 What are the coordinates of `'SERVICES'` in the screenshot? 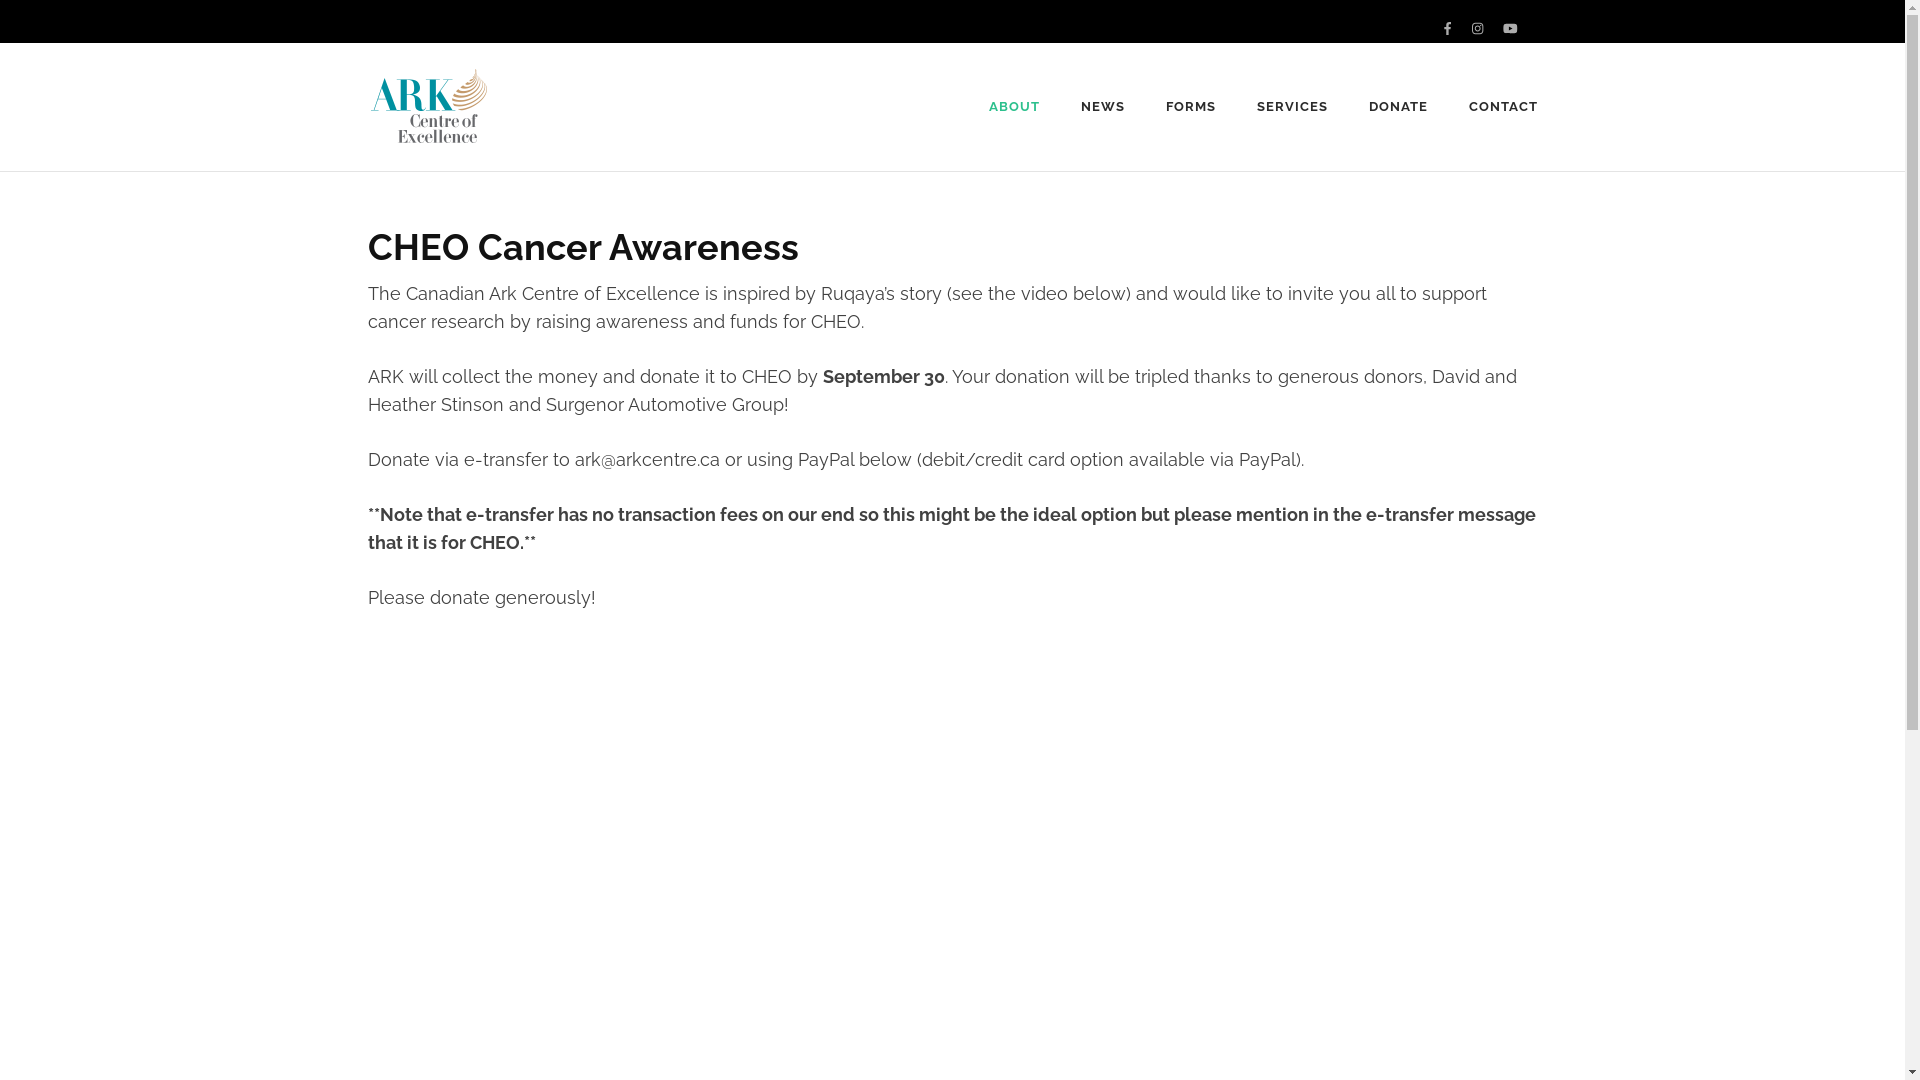 It's located at (1292, 107).